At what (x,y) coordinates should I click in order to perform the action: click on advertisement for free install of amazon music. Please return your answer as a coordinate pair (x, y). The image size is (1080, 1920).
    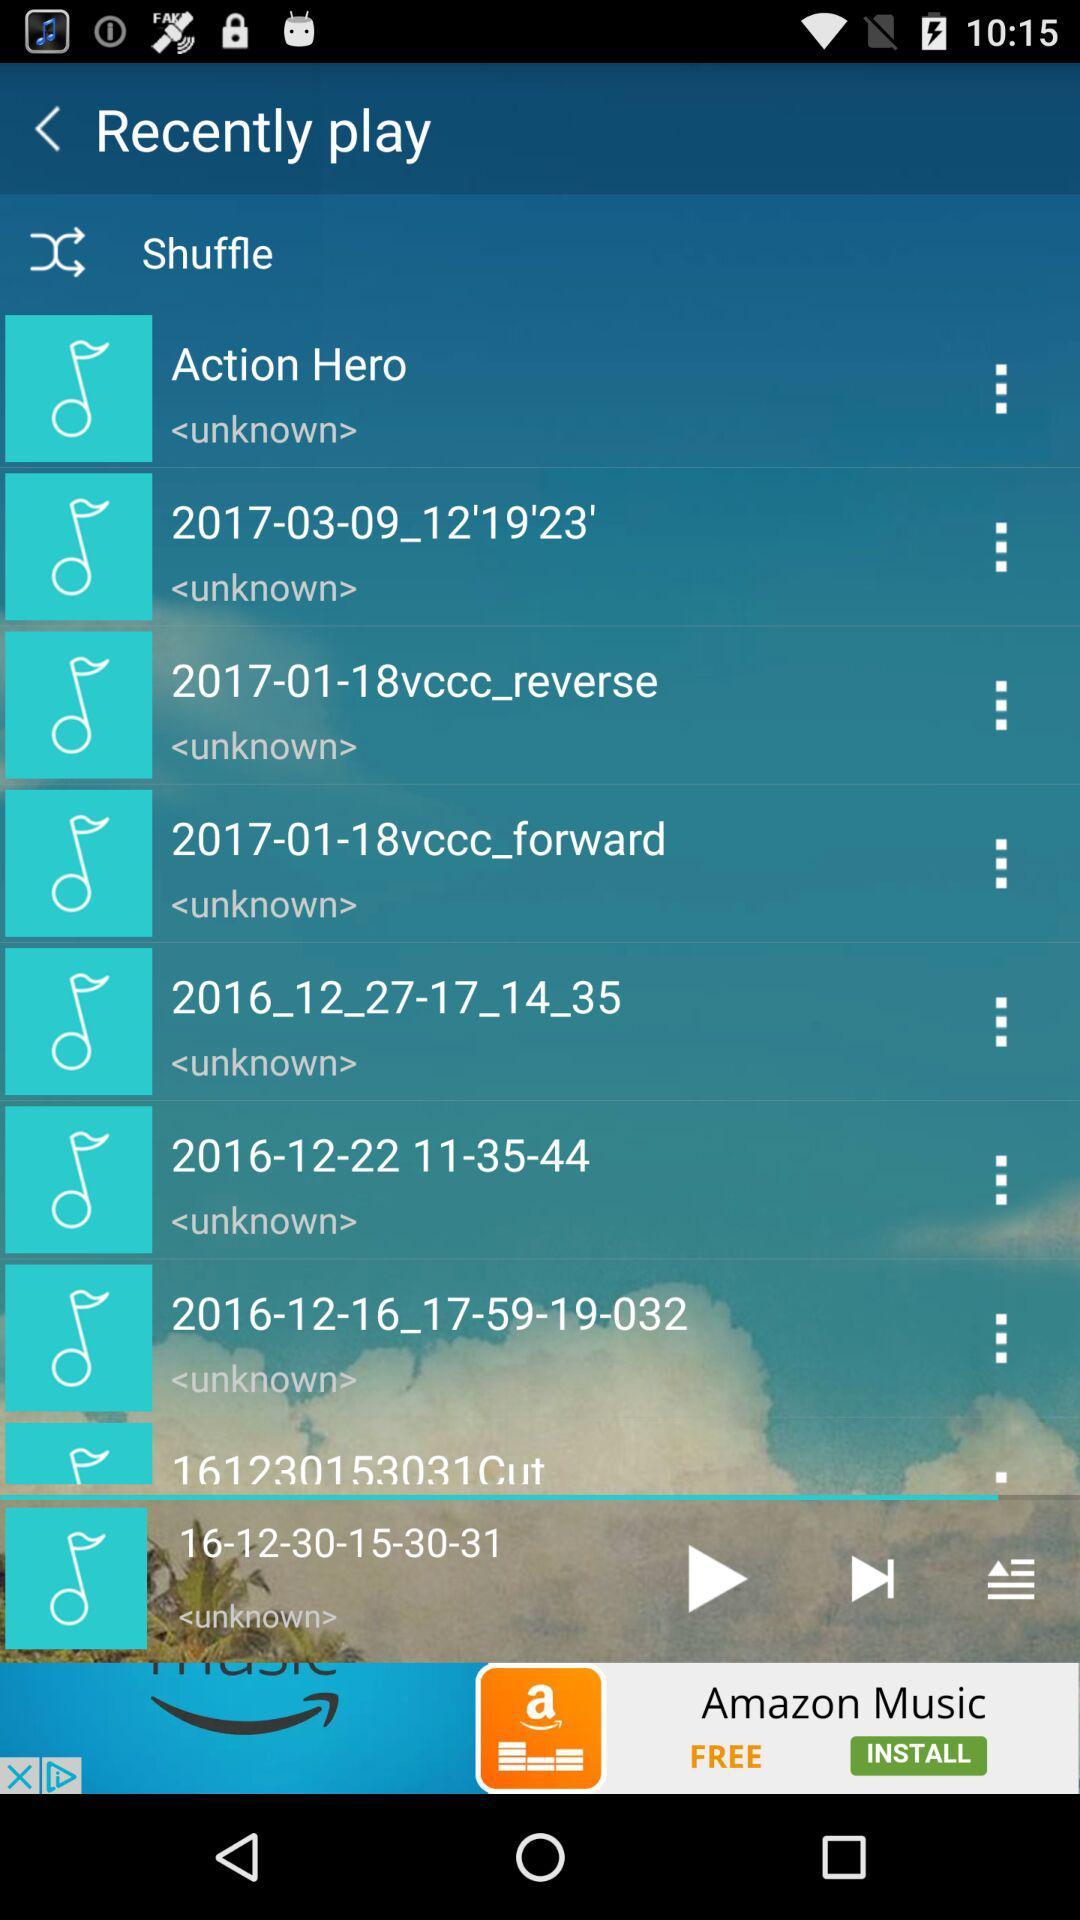
    Looking at the image, I should click on (540, 1727).